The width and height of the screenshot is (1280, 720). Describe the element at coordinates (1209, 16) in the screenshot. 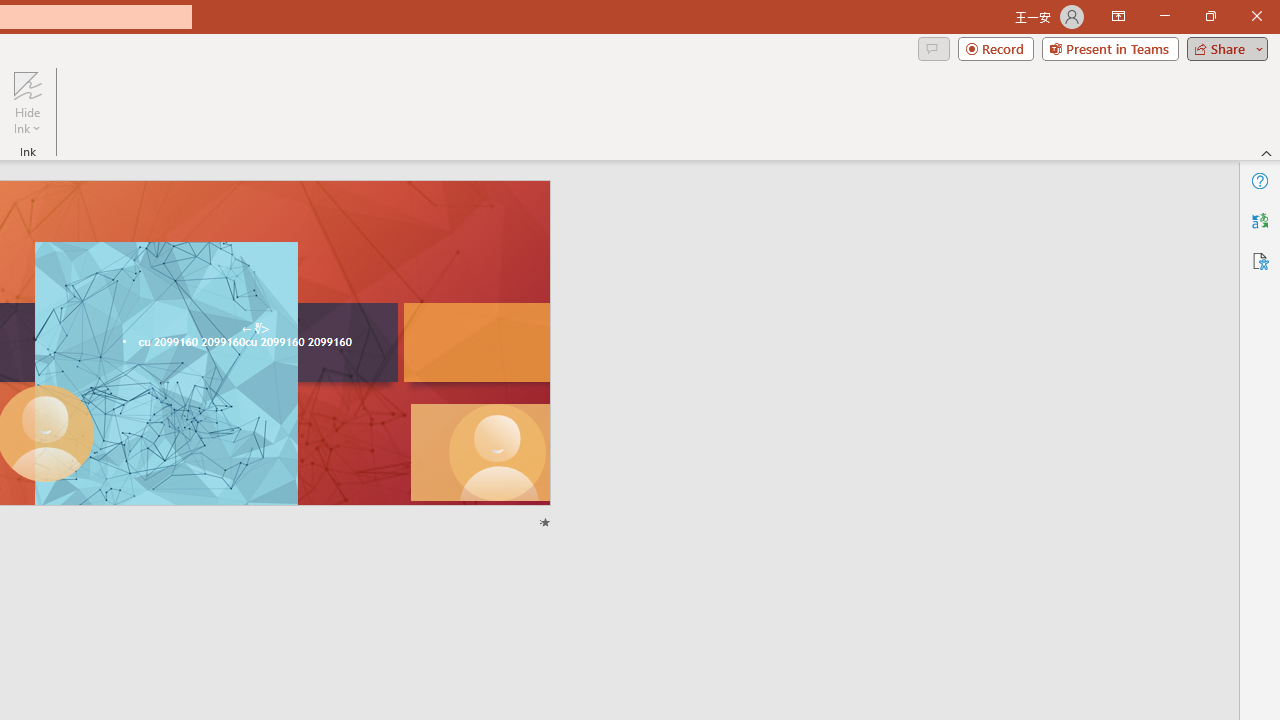

I see `'Restore Down'` at that location.